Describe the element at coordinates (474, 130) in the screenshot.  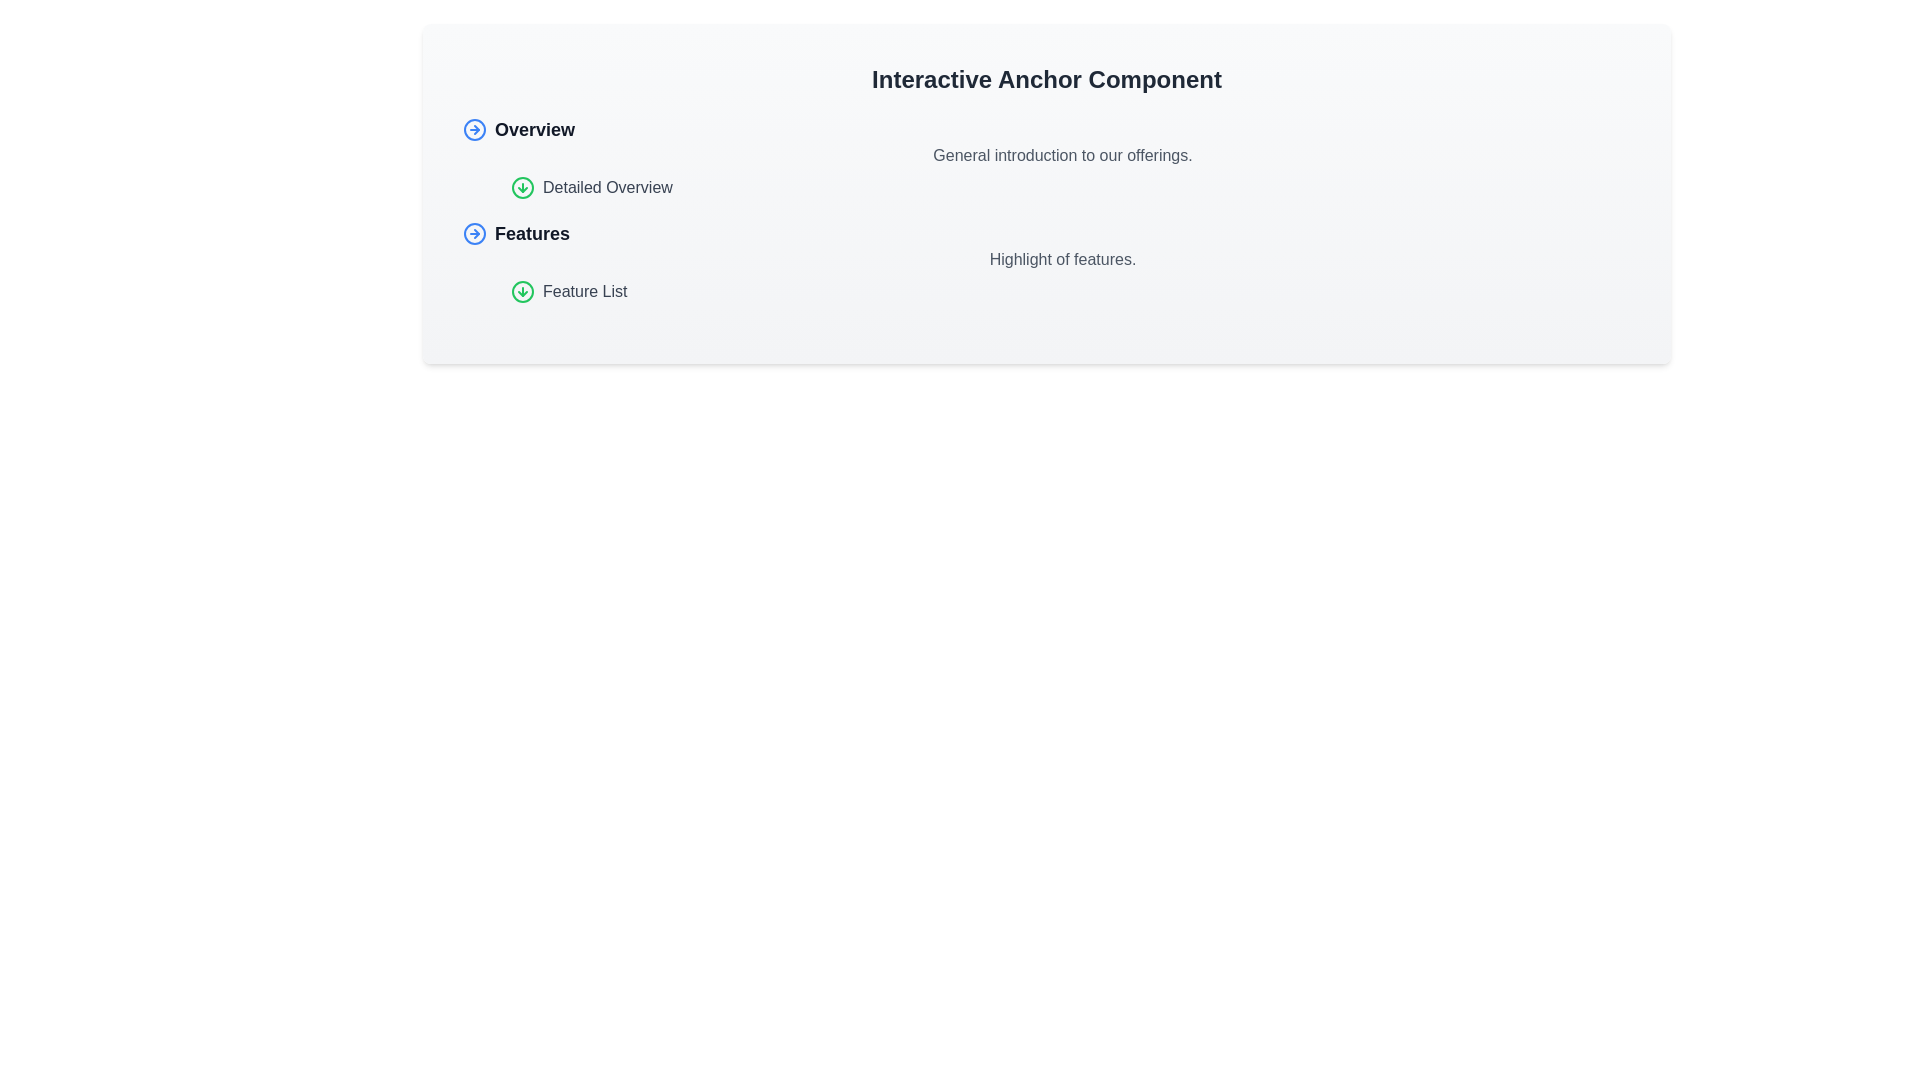
I see `the blue circular outline icon with a right-pointing arrow, located to the left of the 'Overview' text label` at that location.